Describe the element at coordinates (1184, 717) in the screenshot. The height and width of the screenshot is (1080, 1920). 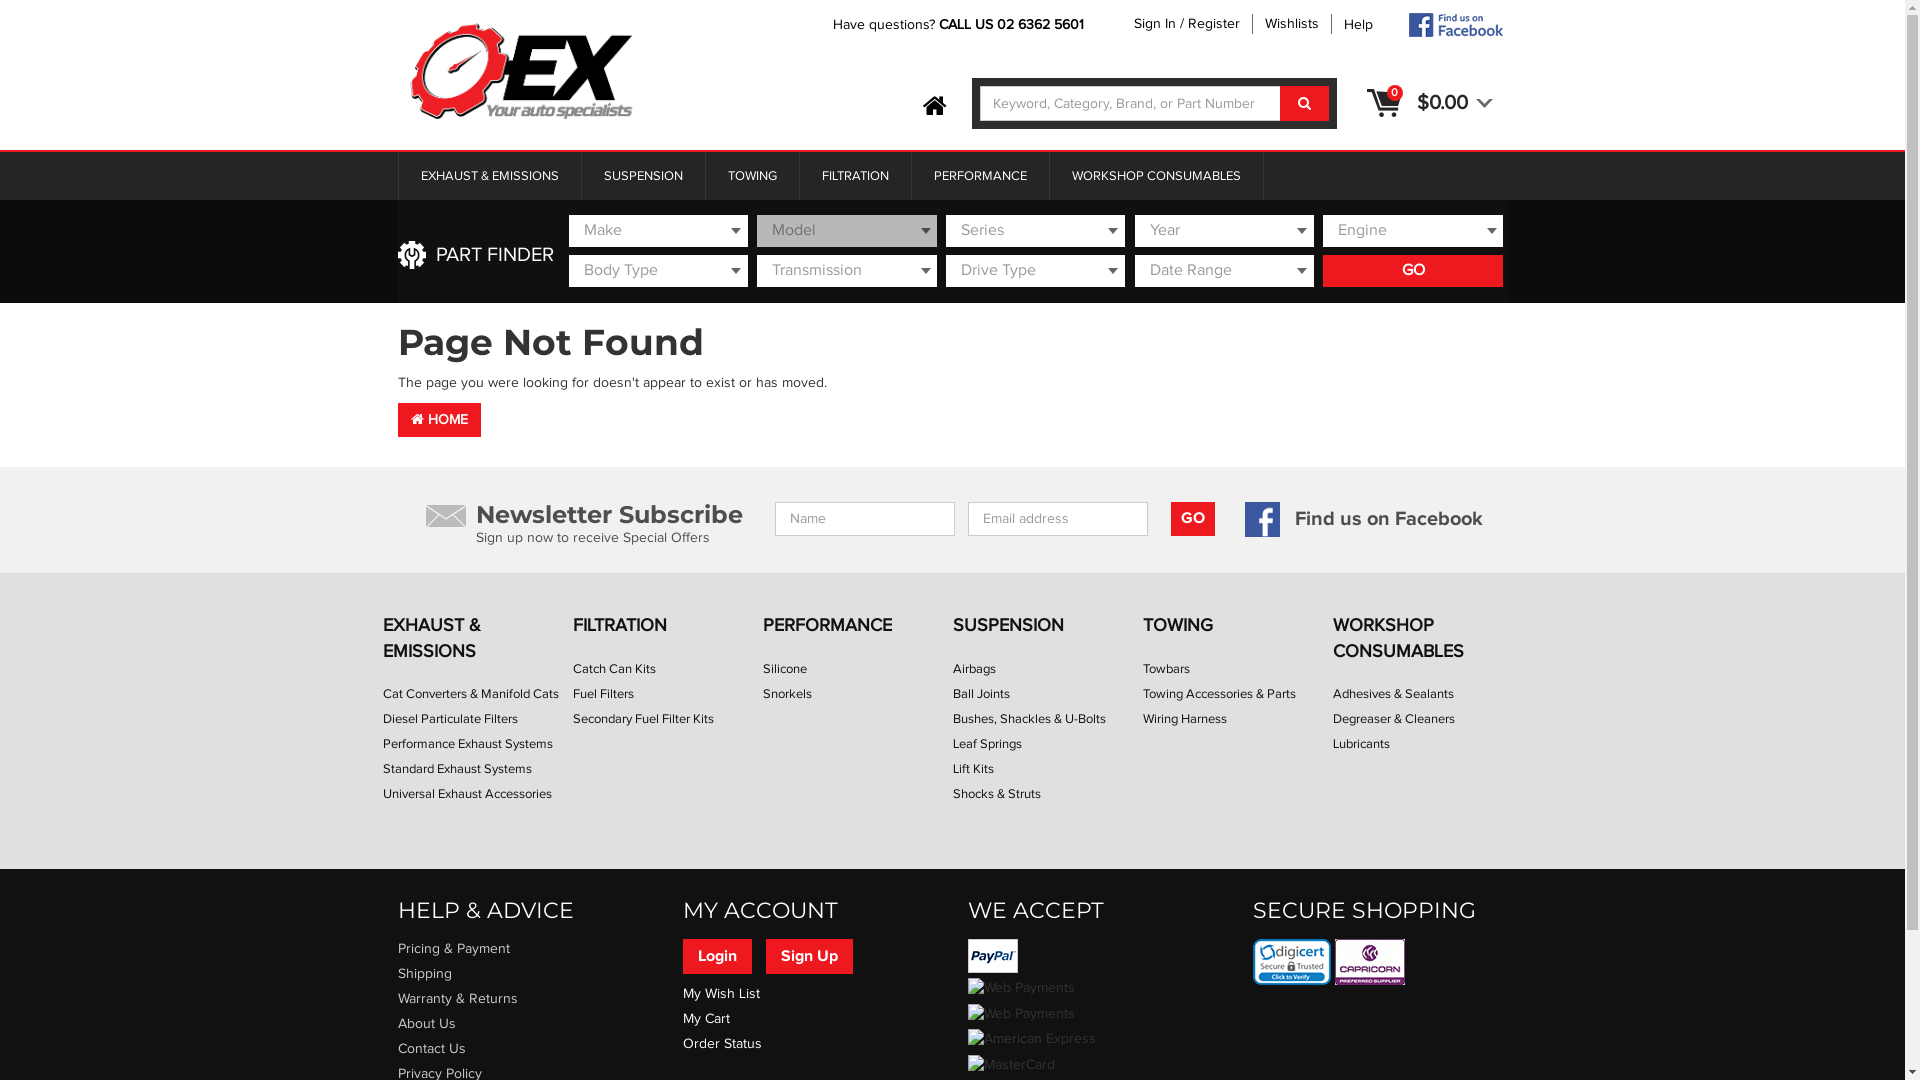
I see `'Wiring Harness'` at that location.